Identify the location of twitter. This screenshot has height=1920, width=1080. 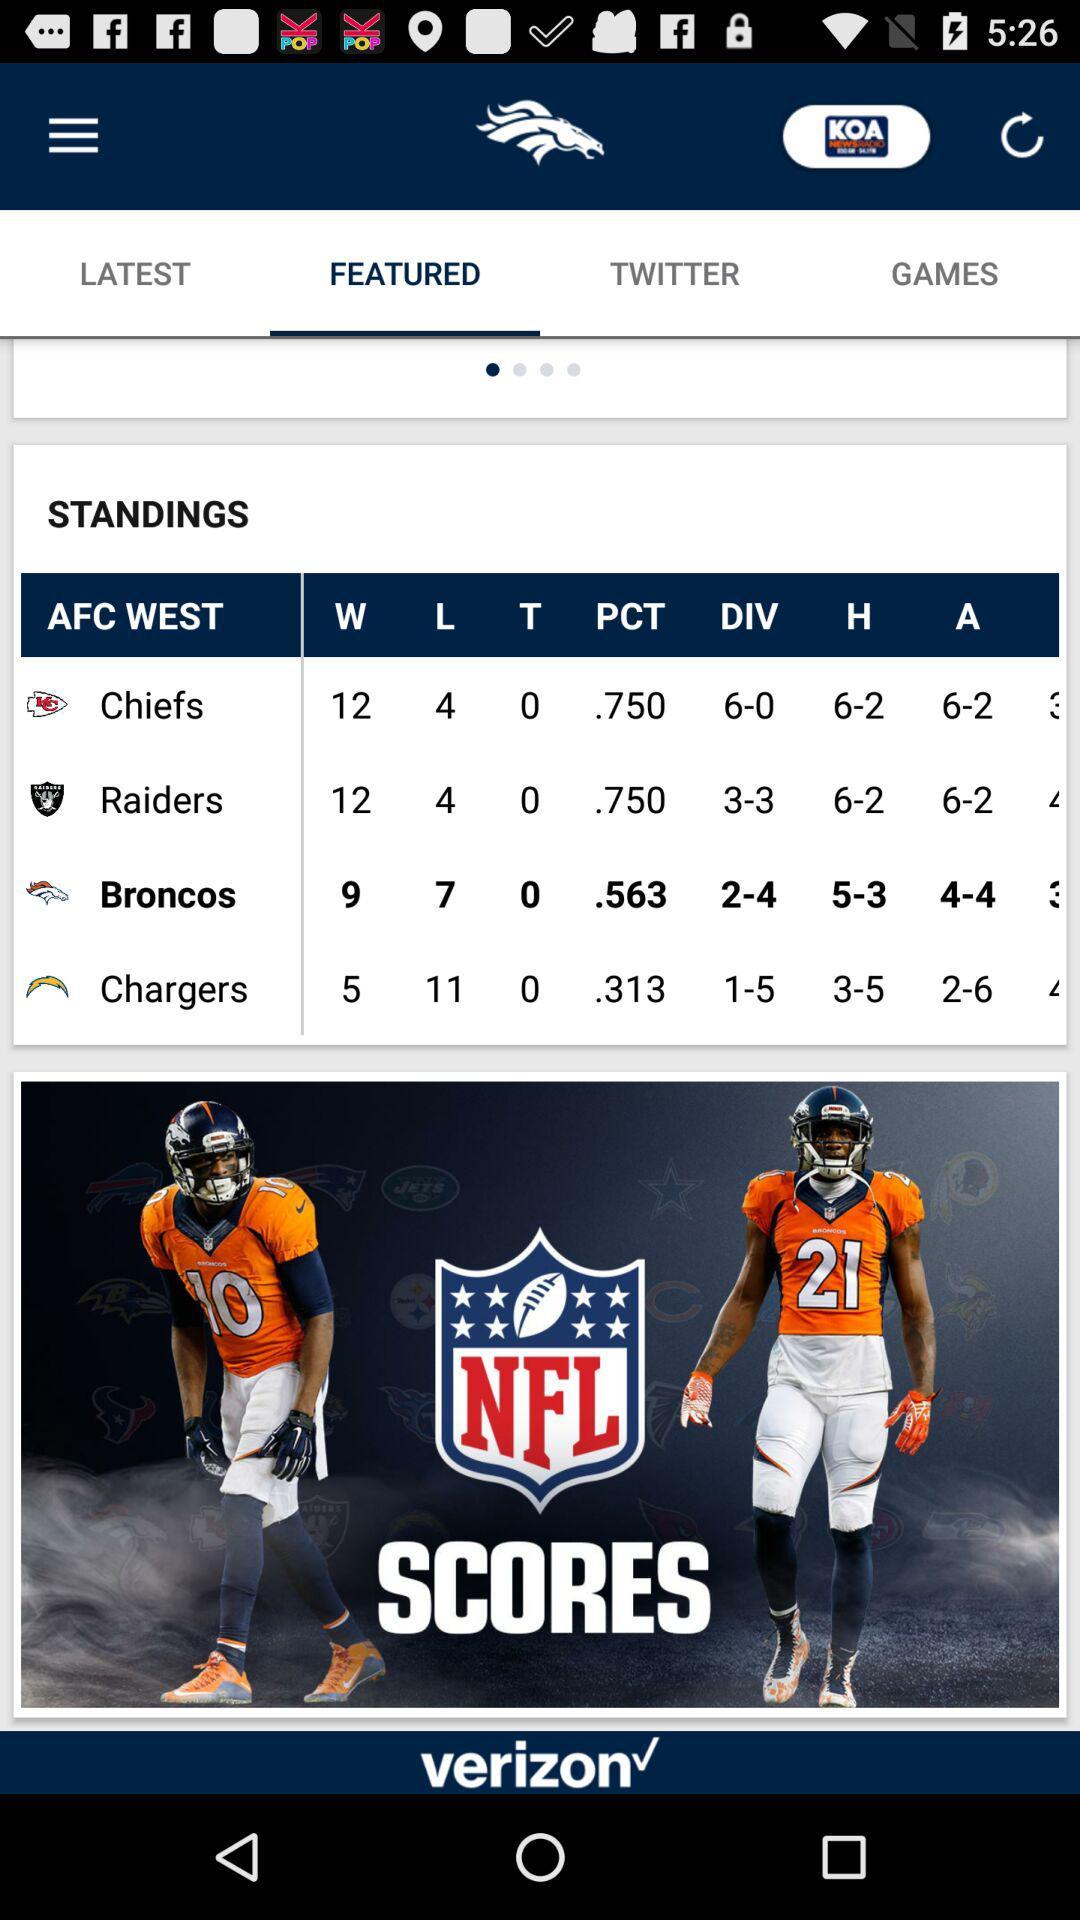
(675, 272).